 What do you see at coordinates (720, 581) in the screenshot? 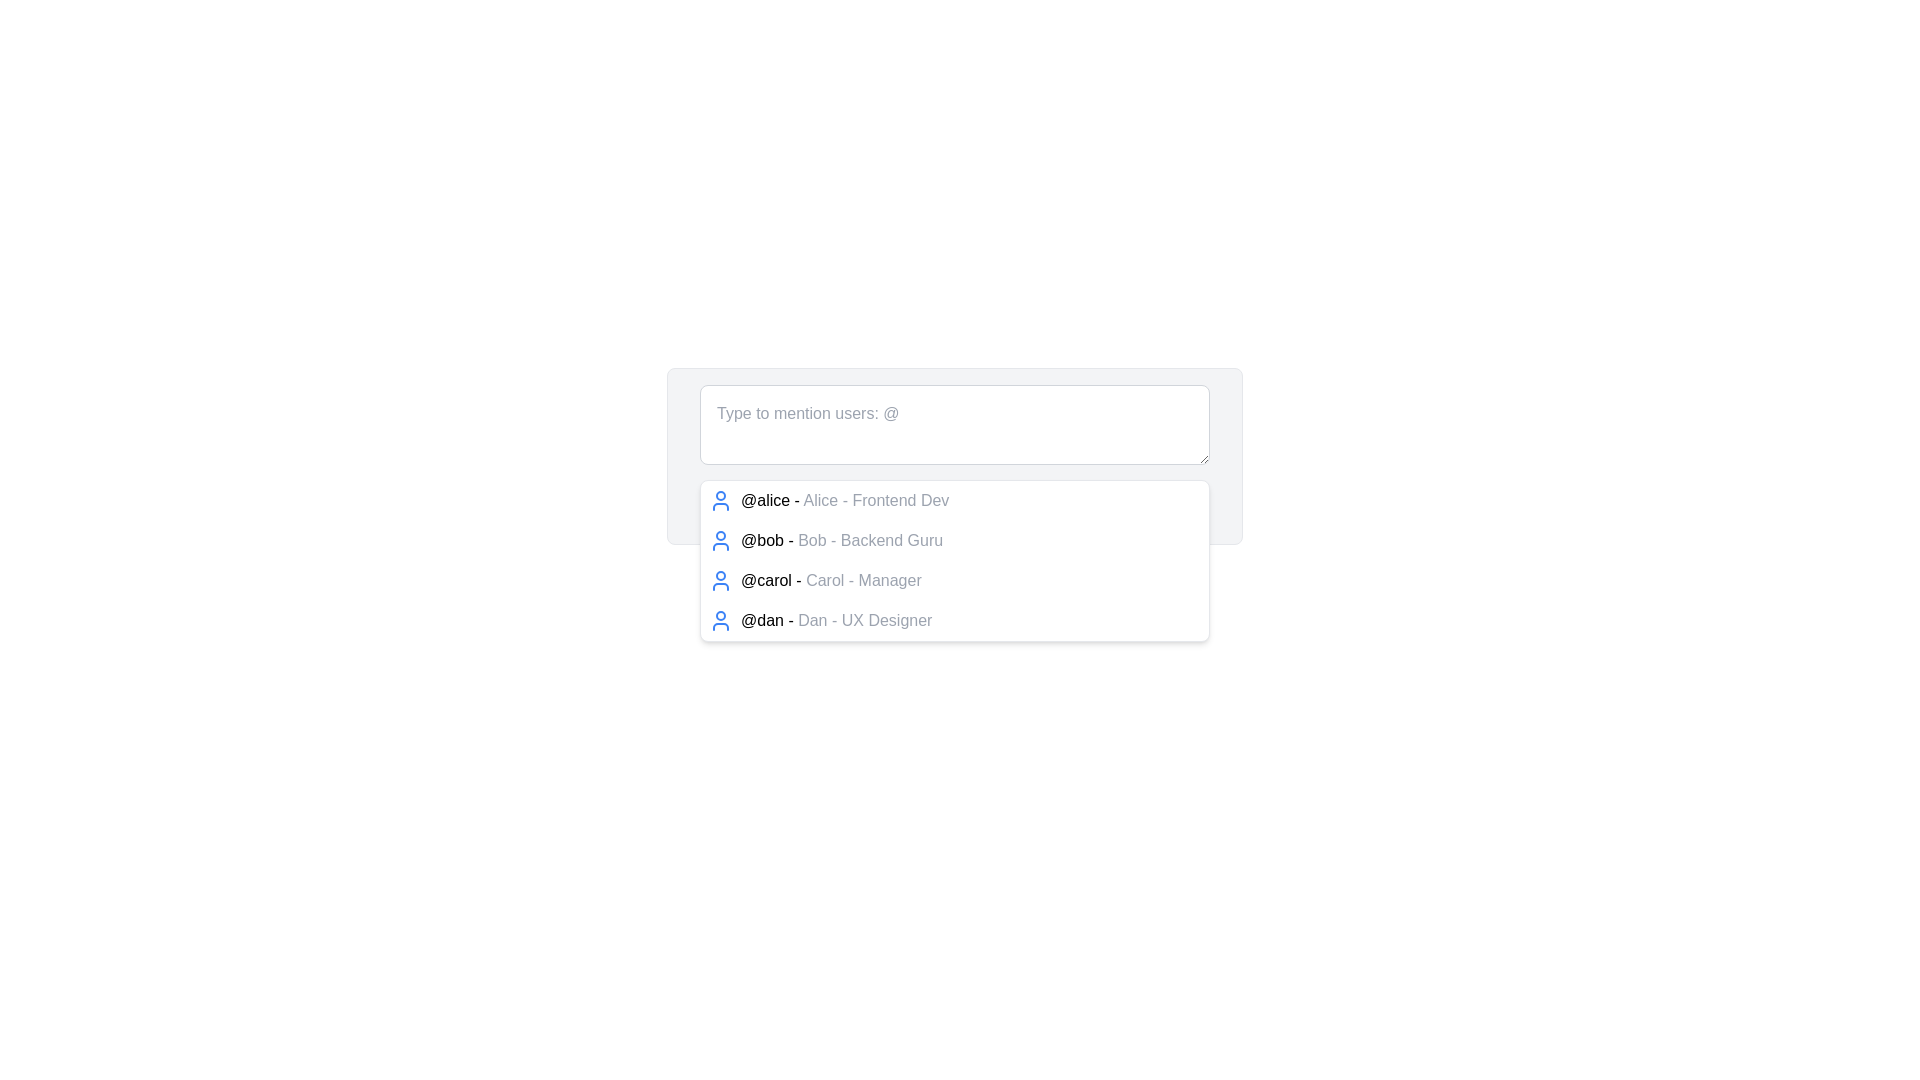
I see `the blue outline person icon located at the start of the list item for '@carol - Carol - Manager'` at bounding box center [720, 581].